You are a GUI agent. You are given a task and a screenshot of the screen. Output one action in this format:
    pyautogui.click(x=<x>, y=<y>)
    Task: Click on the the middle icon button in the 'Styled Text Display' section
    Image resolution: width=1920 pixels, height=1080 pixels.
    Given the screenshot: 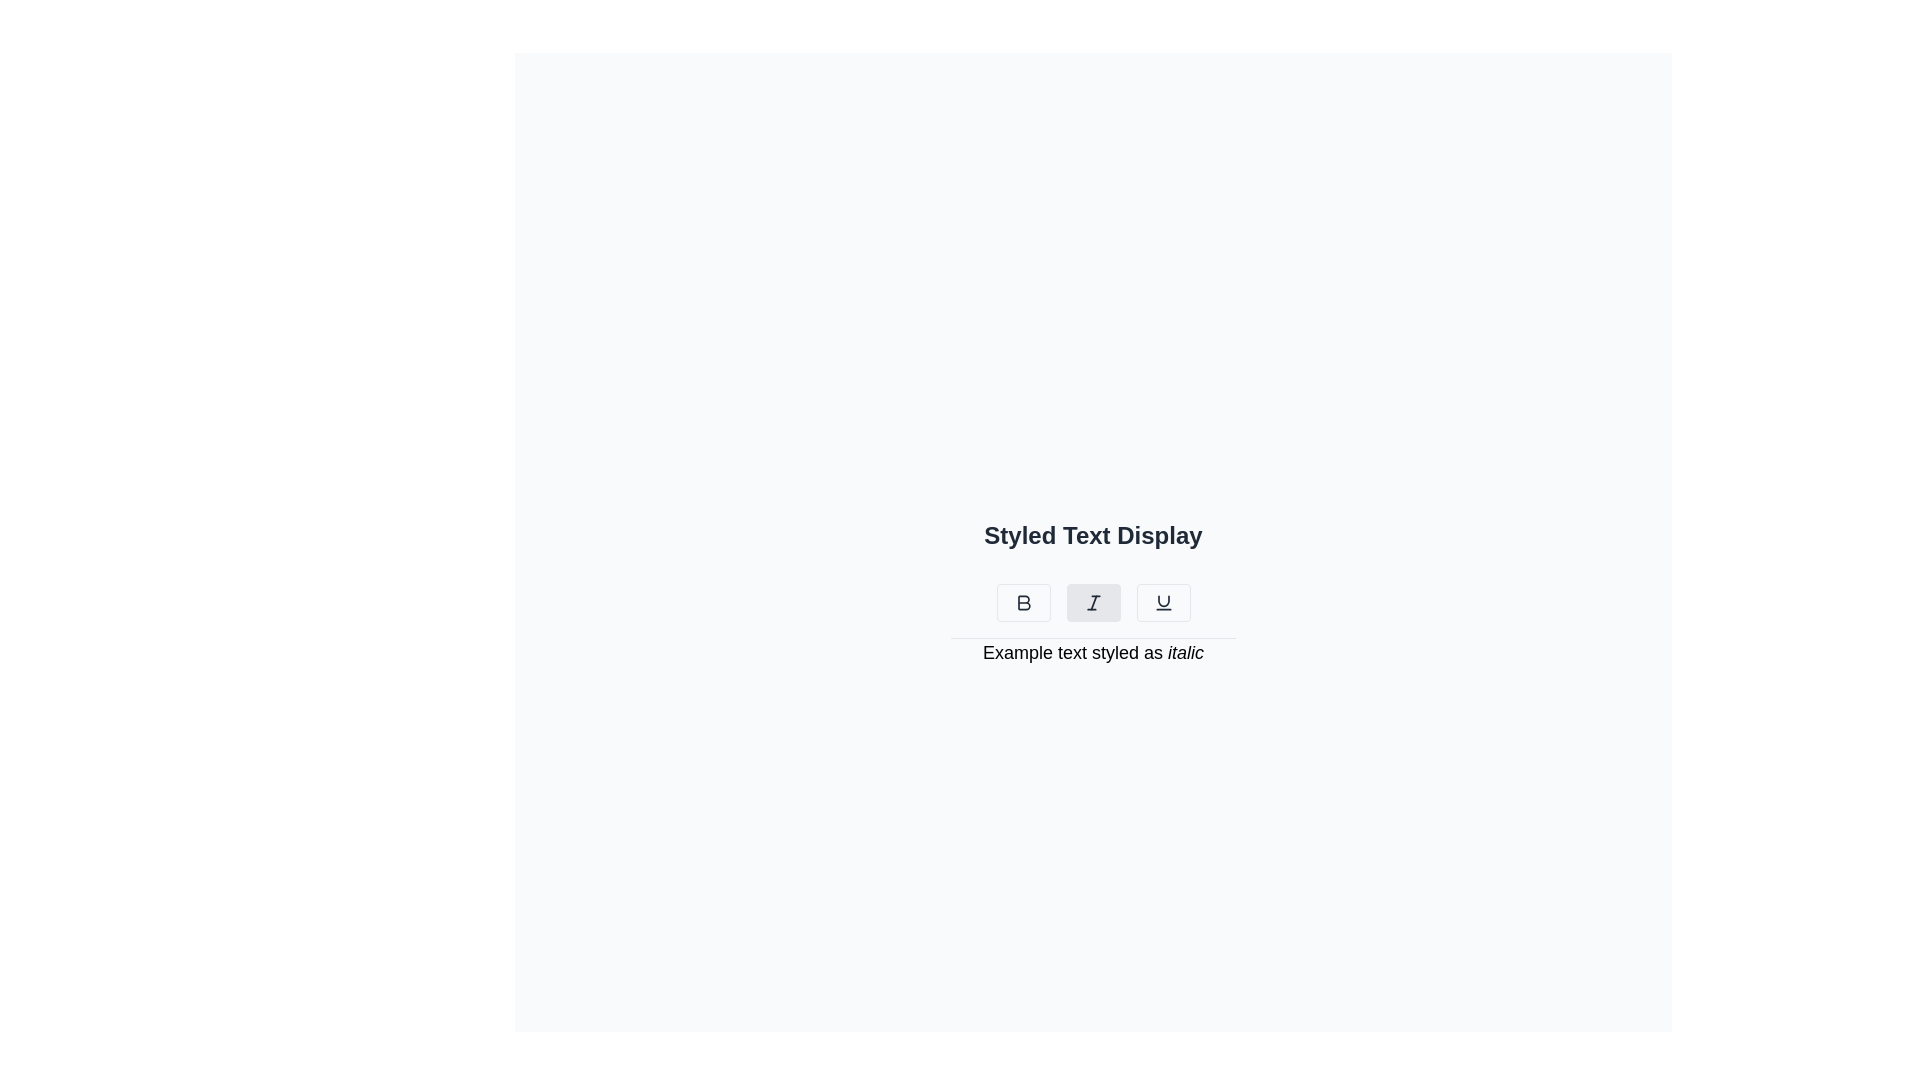 What is the action you would take?
    pyautogui.click(x=1092, y=601)
    